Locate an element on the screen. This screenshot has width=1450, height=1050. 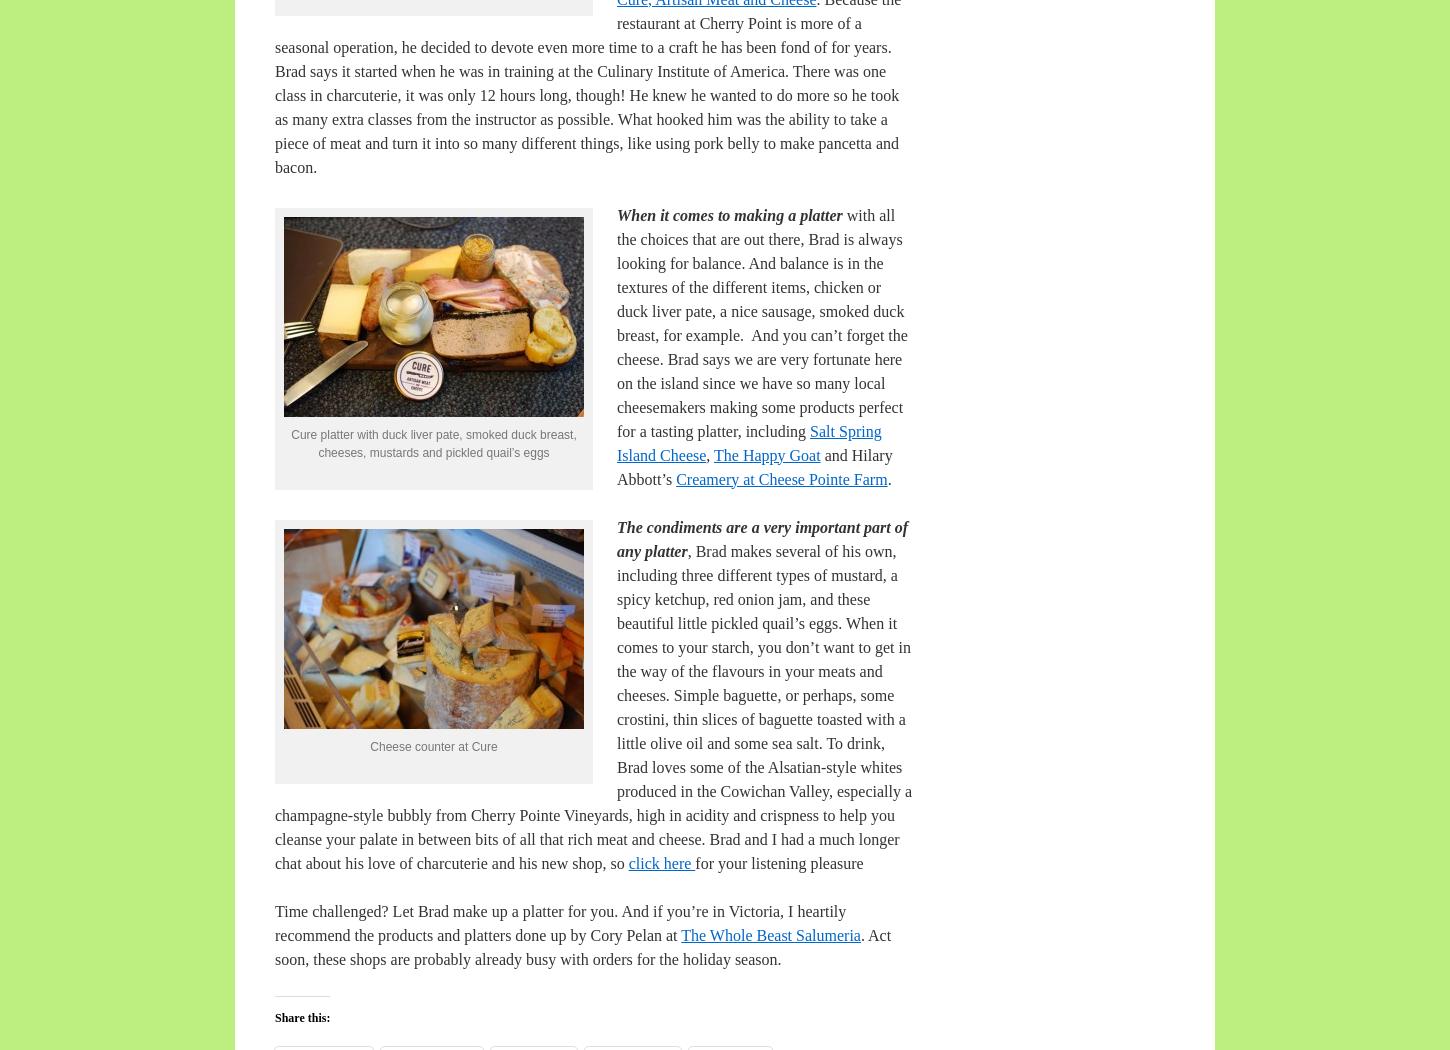
'.' is located at coordinates (885, 478).